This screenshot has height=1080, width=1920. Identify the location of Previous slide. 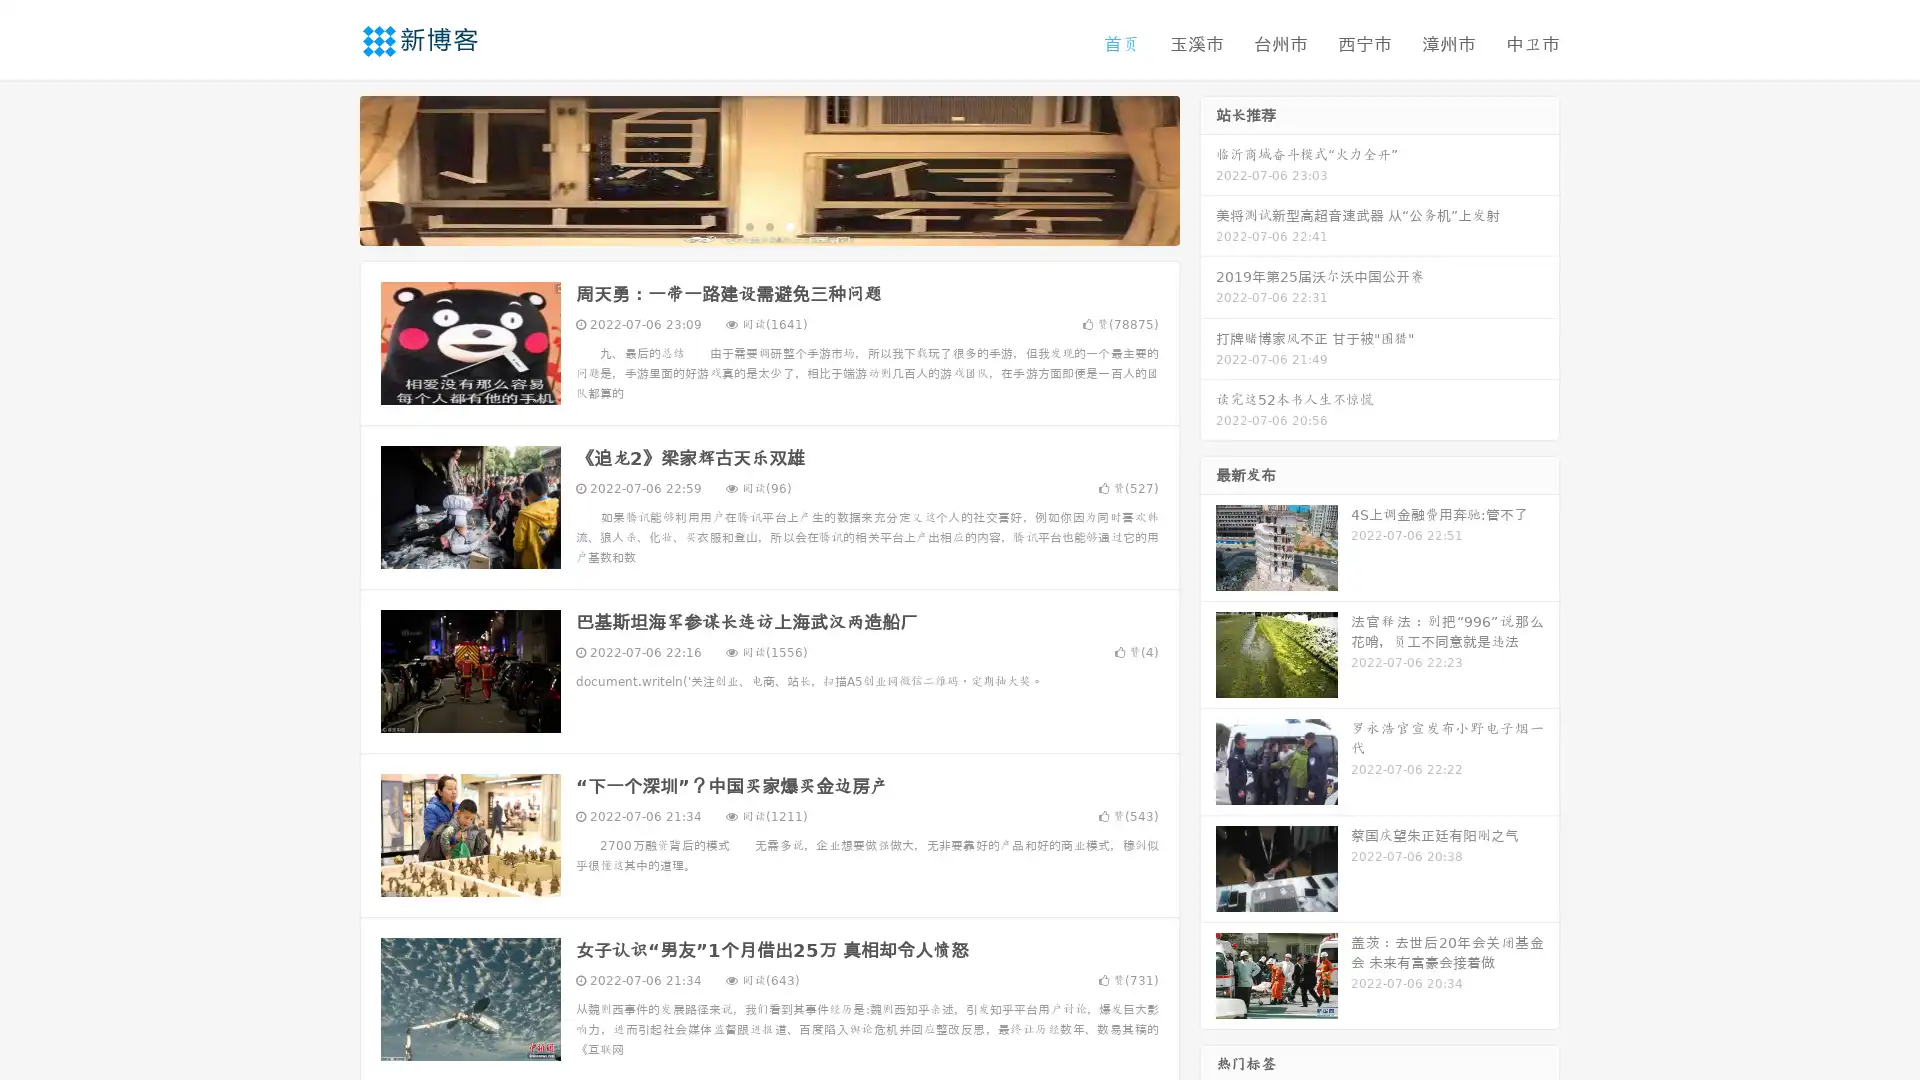
(330, 168).